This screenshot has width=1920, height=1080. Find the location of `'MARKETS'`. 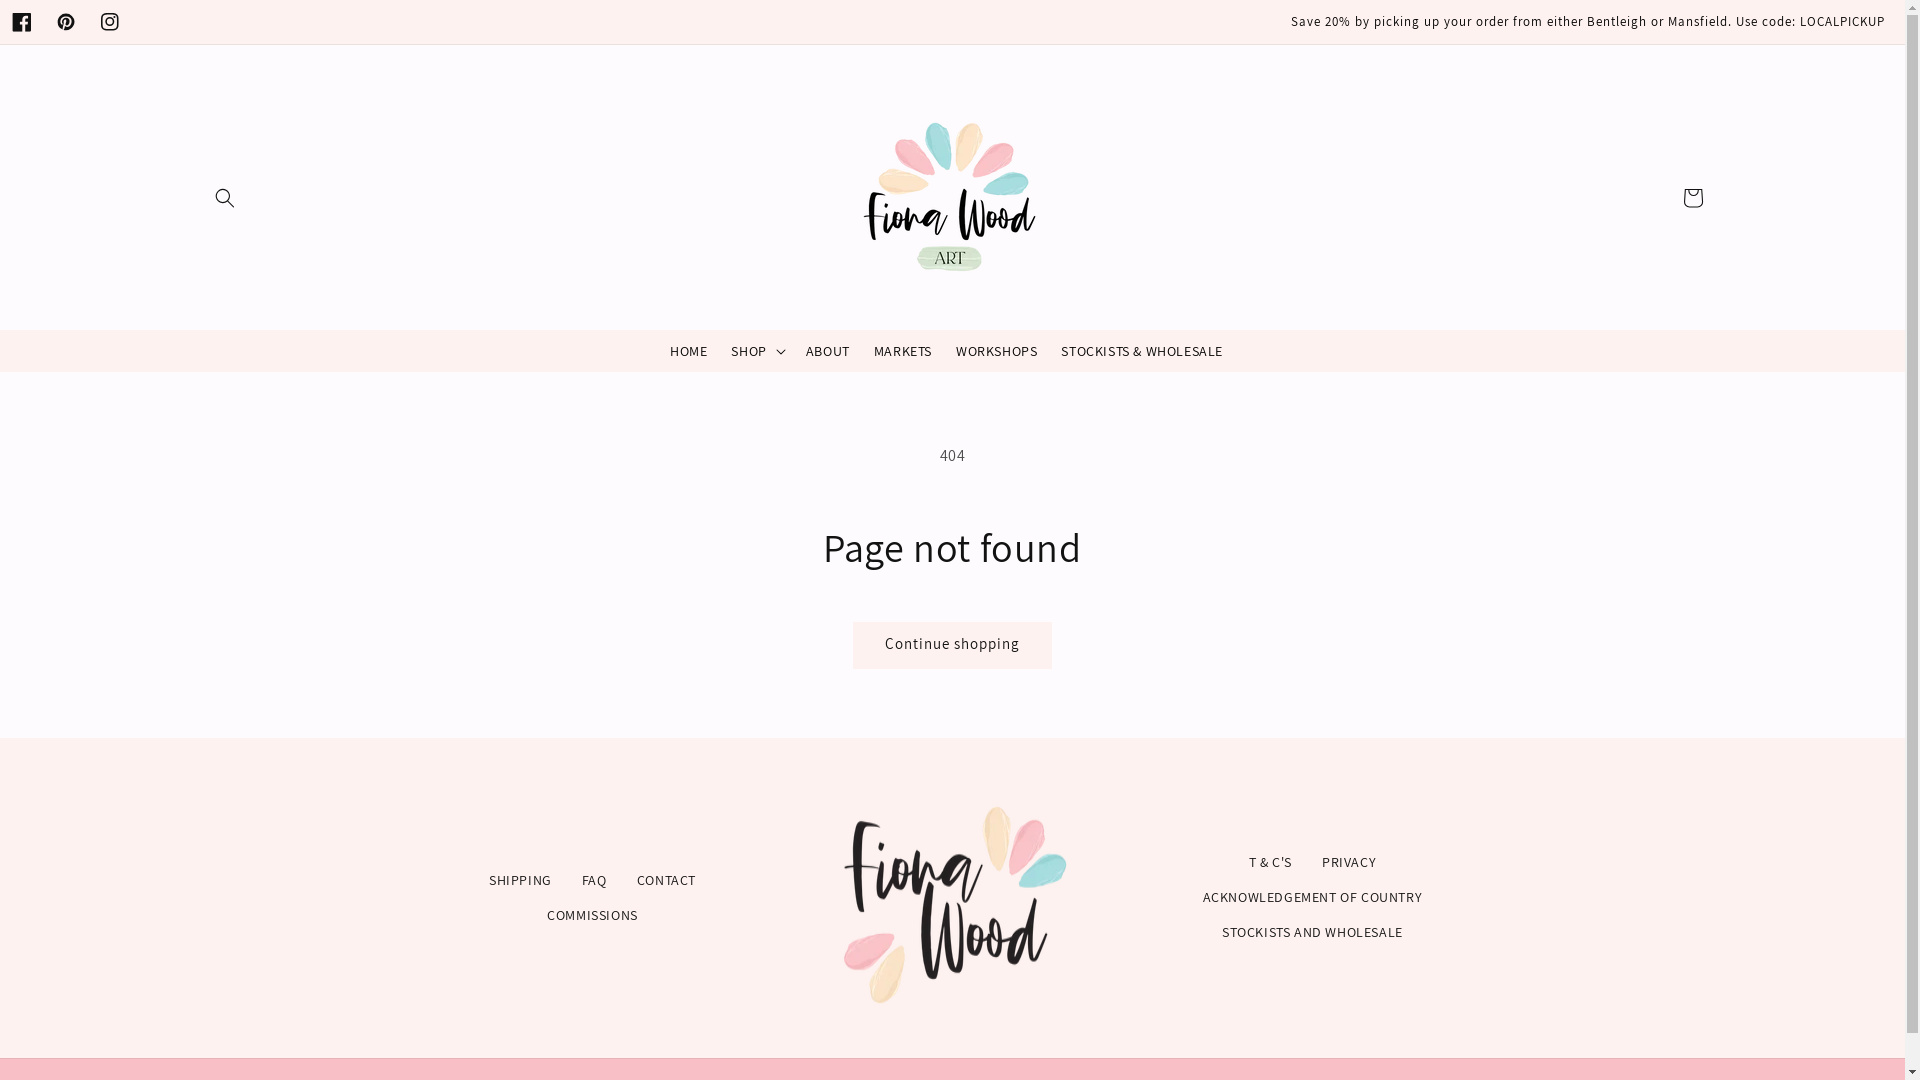

'MARKETS' is located at coordinates (901, 350).